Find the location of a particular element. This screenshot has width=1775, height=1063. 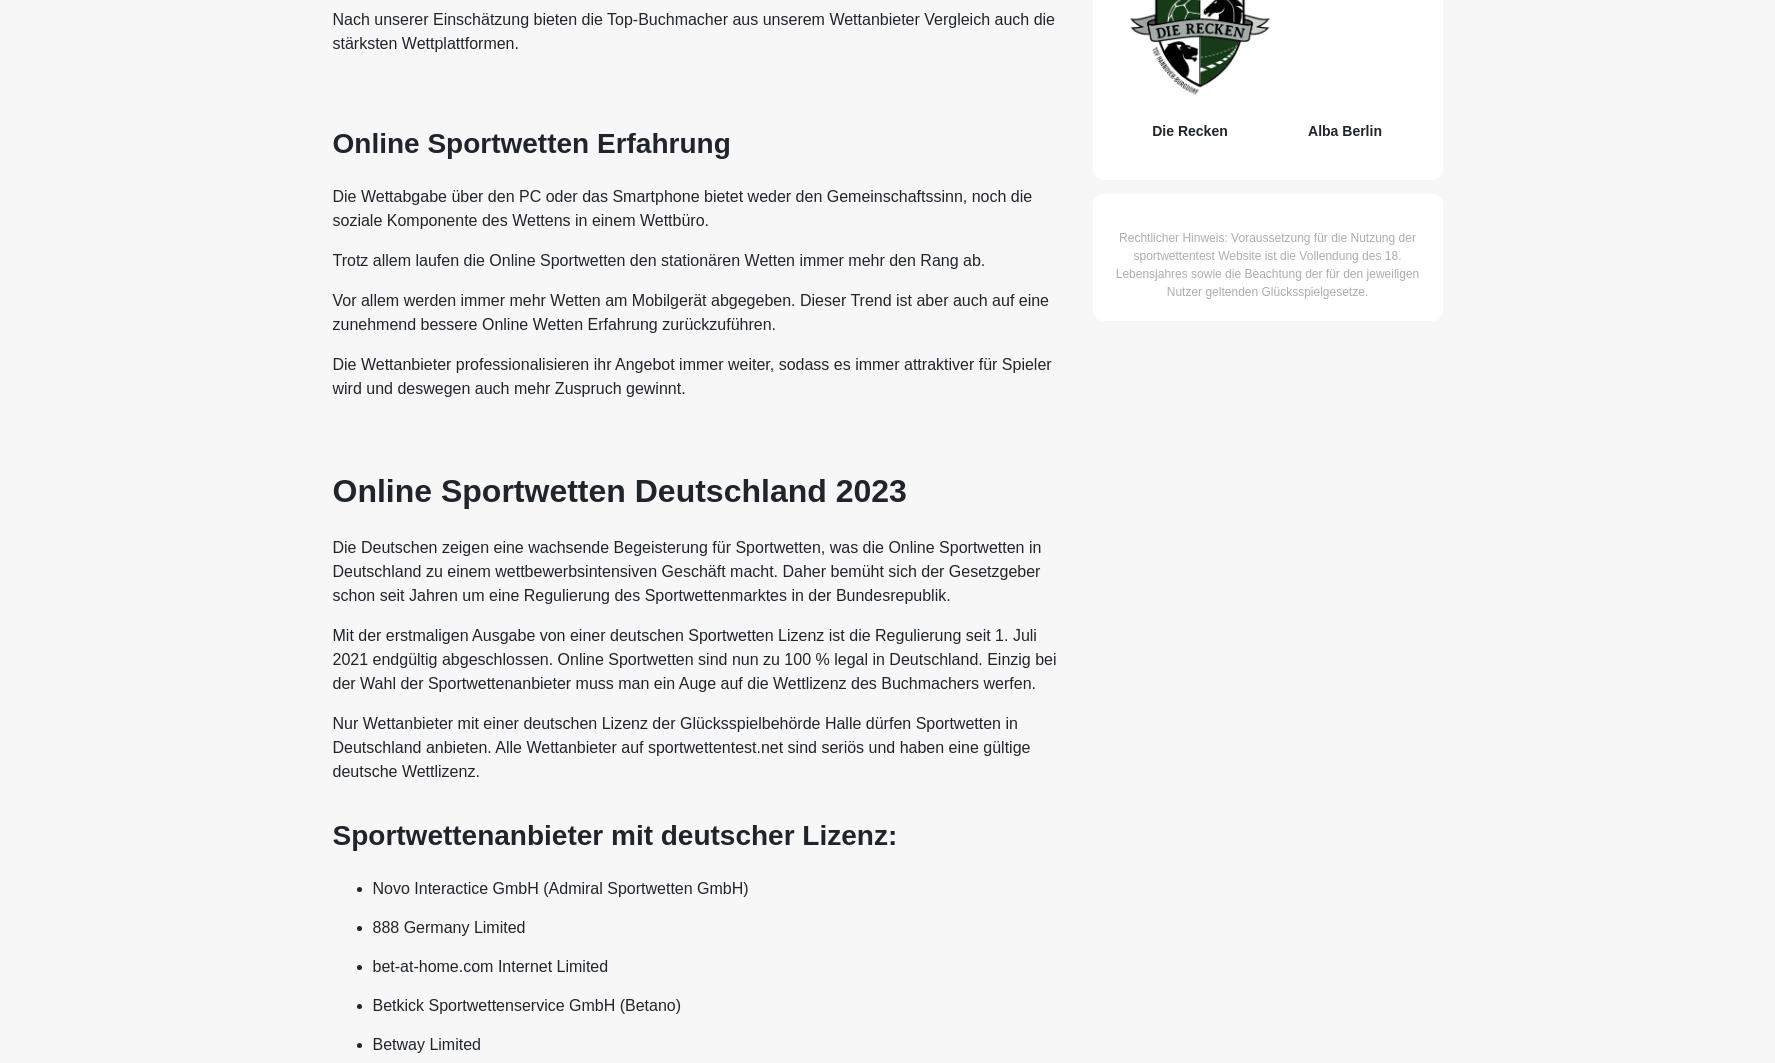

'Die Deutschen zeigen eine wachsende Begeisterung für Sportwetten, was die Online Sportwetten in Deutschland zu einem wettbewerbsintensiven Geschäft macht. Daher bemüht sich der Gesetzgeber schon seit Jahren um eine Regulierung des Sportwettenmarktes in der Bundesrepublik.' is located at coordinates (685, 569).